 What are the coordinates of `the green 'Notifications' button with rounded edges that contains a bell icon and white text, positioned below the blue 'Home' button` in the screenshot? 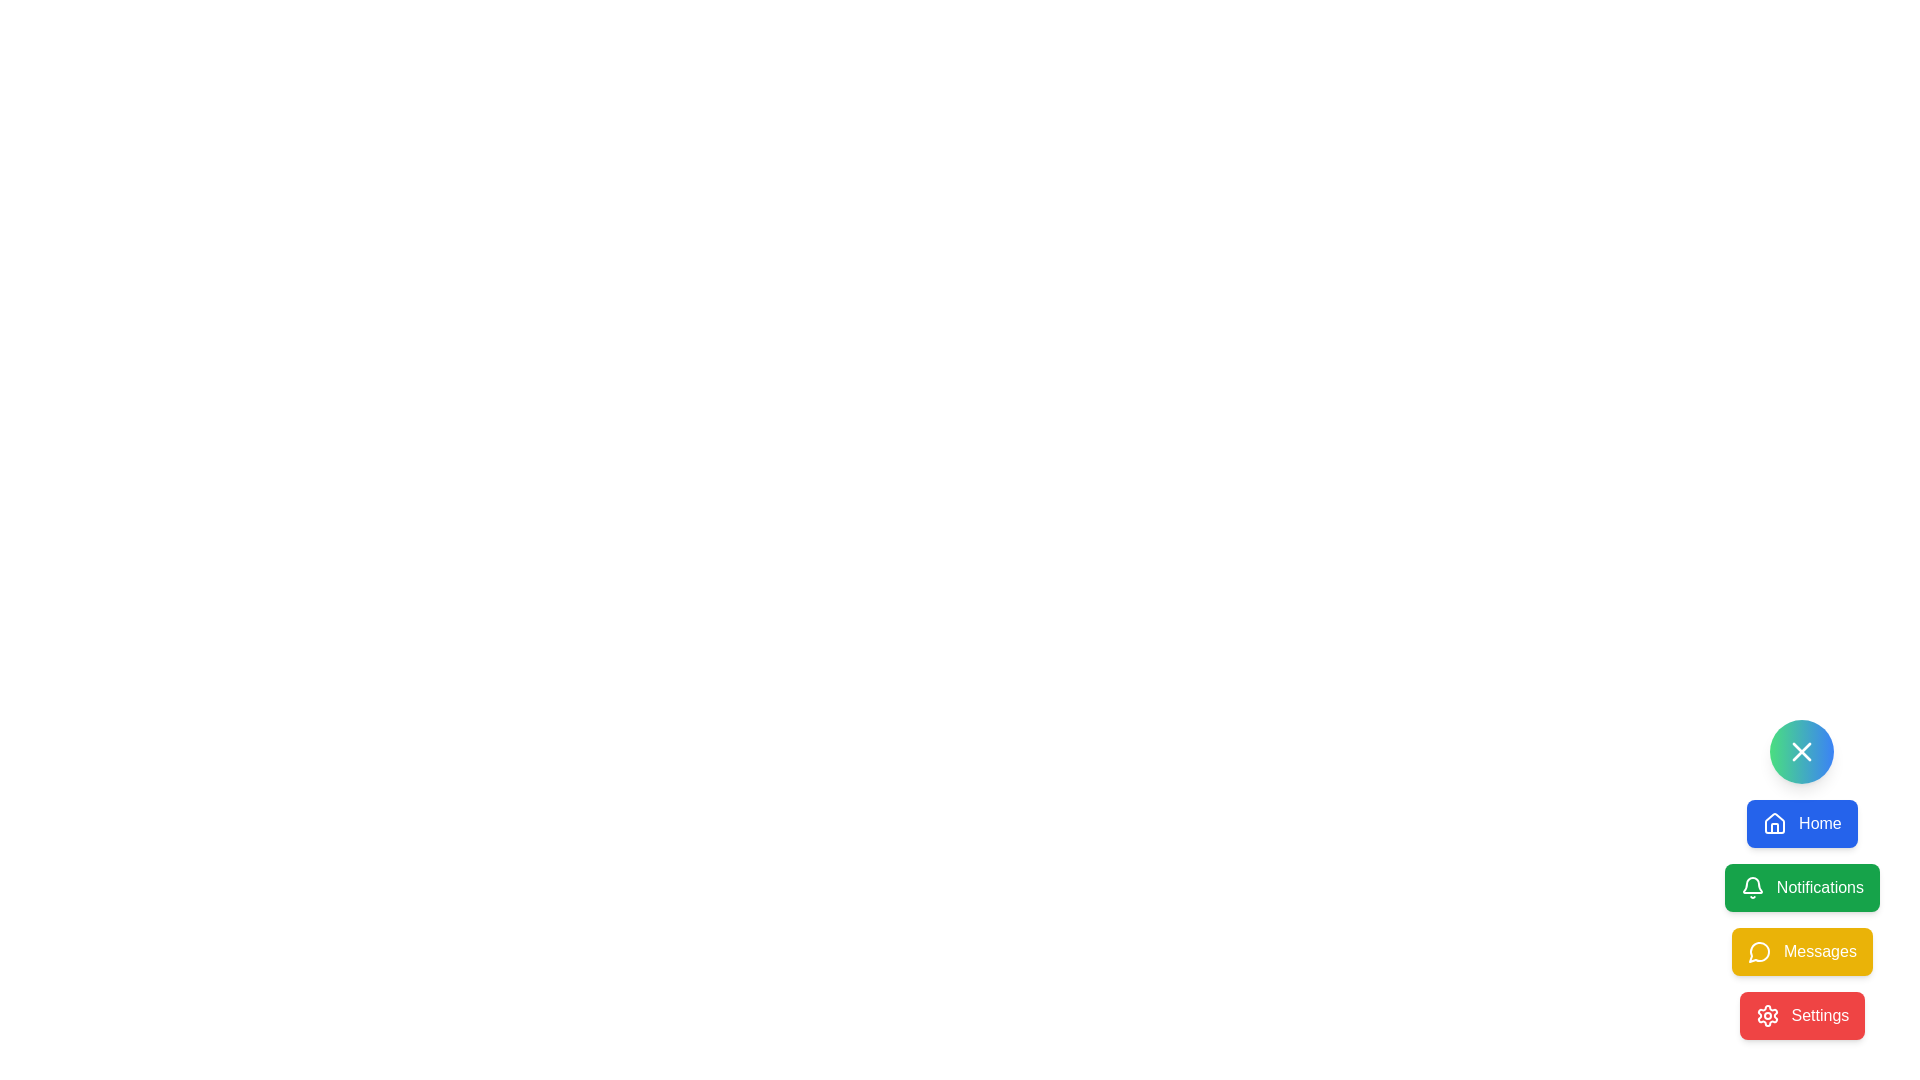 It's located at (1802, 878).